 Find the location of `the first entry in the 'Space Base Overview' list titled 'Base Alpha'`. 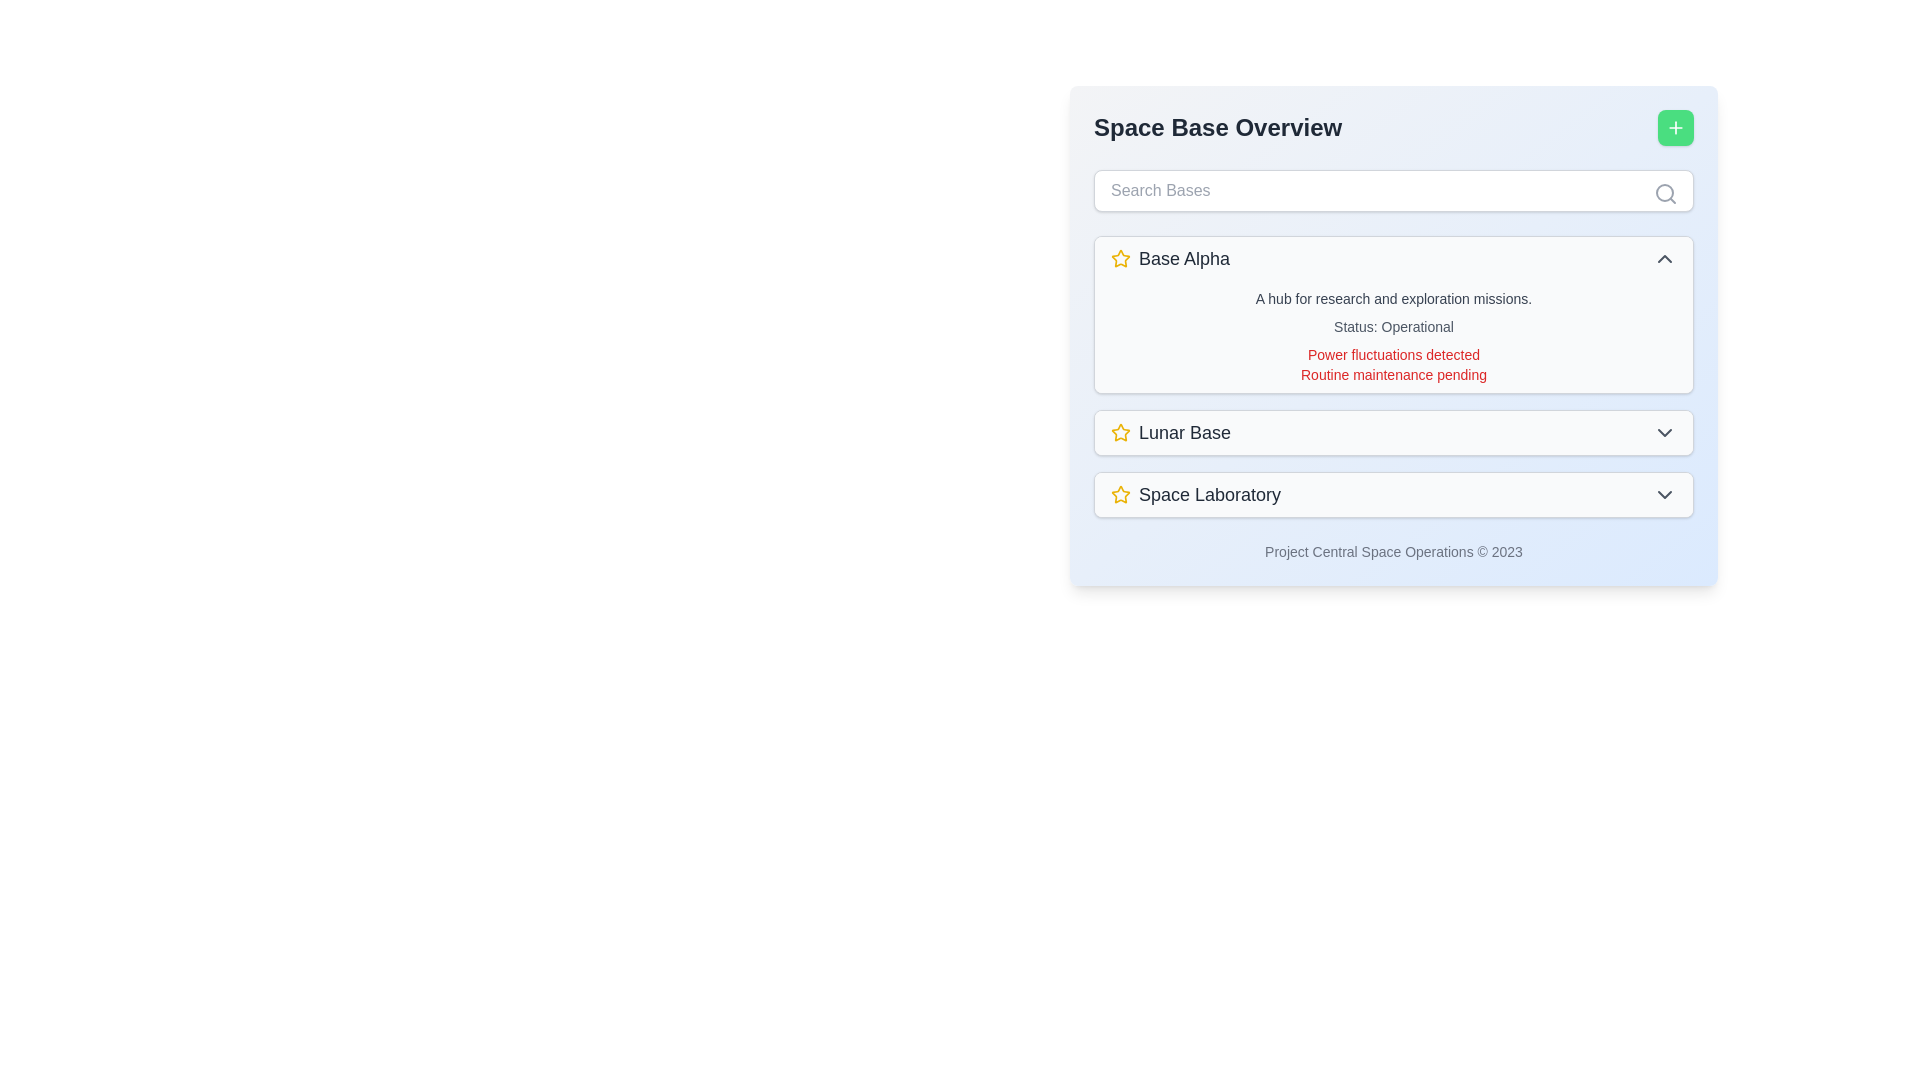

the first entry in the 'Space Base Overview' list titled 'Base Alpha' is located at coordinates (1392, 257).